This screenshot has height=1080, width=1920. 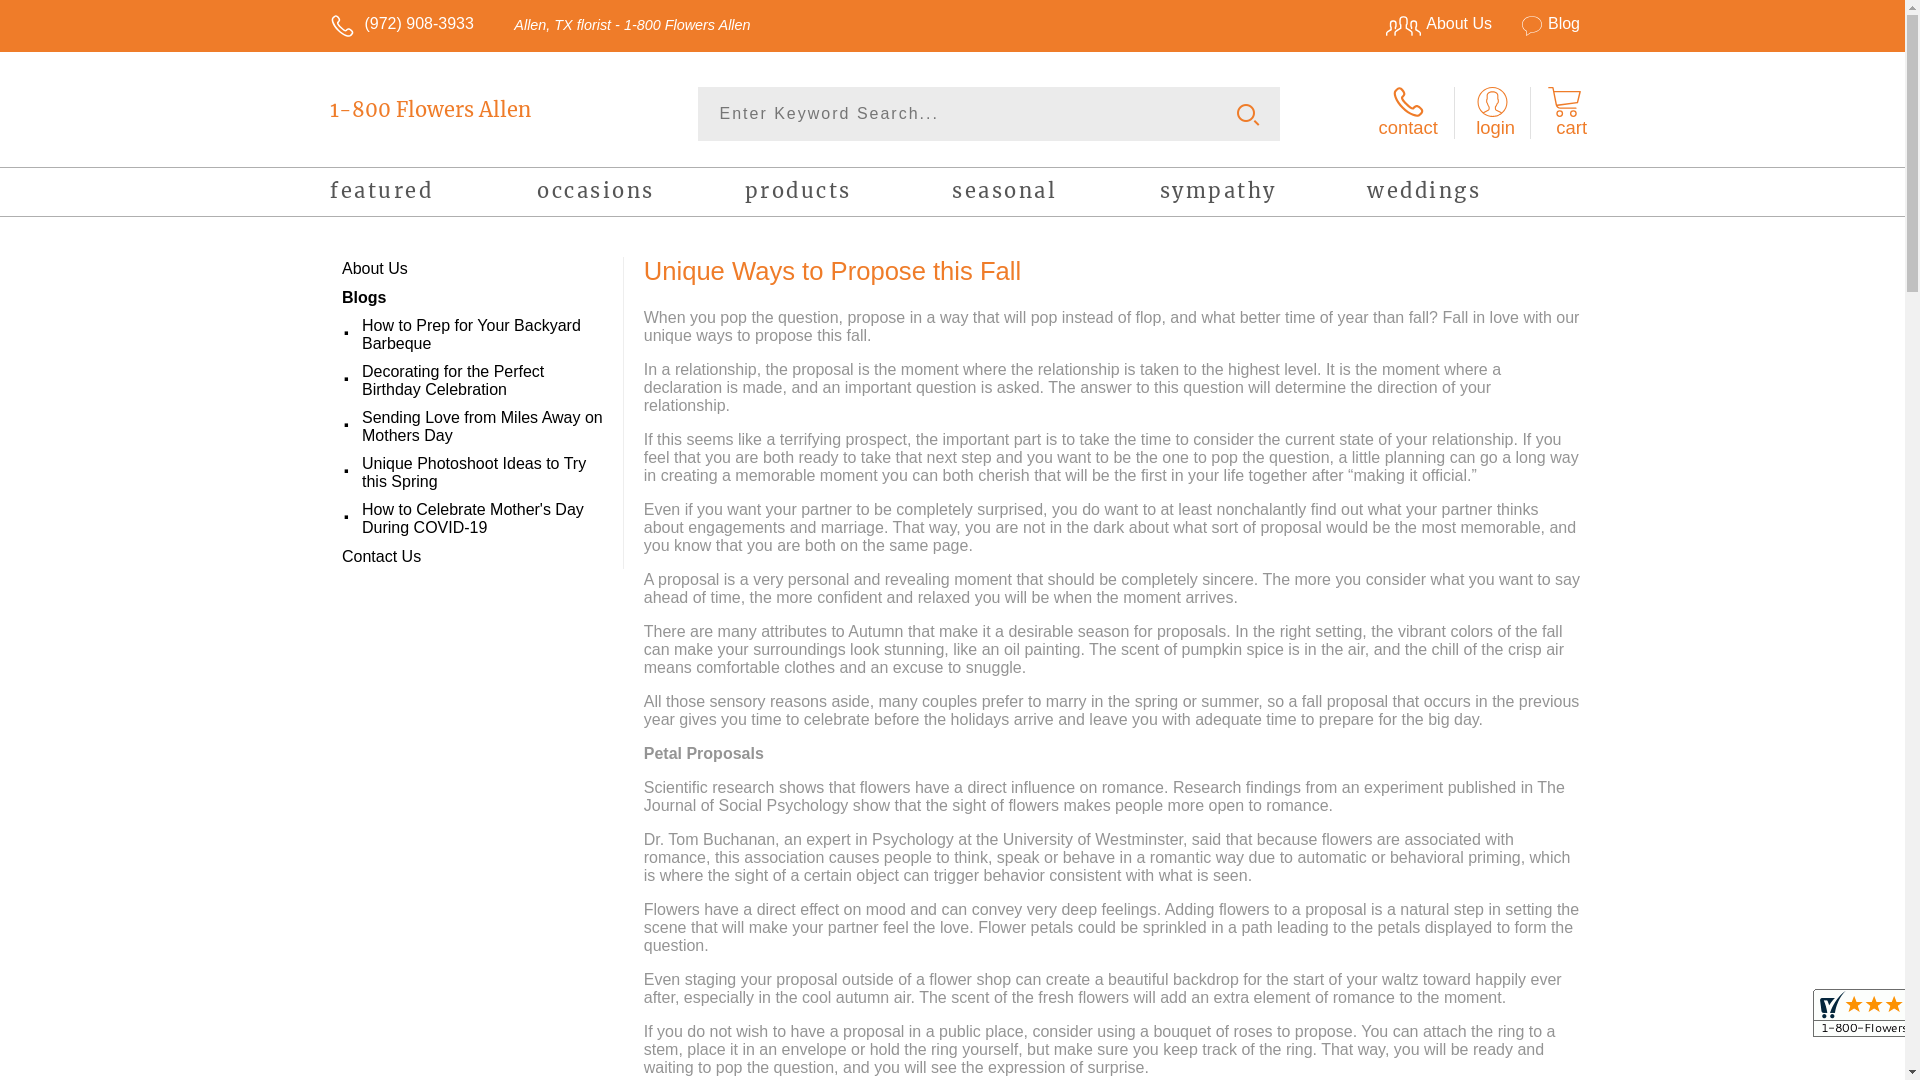 What do you see at coordinates (1054, 194) in the screenshot?
I see `'seasonal'` at bounding box center [1054, 194].